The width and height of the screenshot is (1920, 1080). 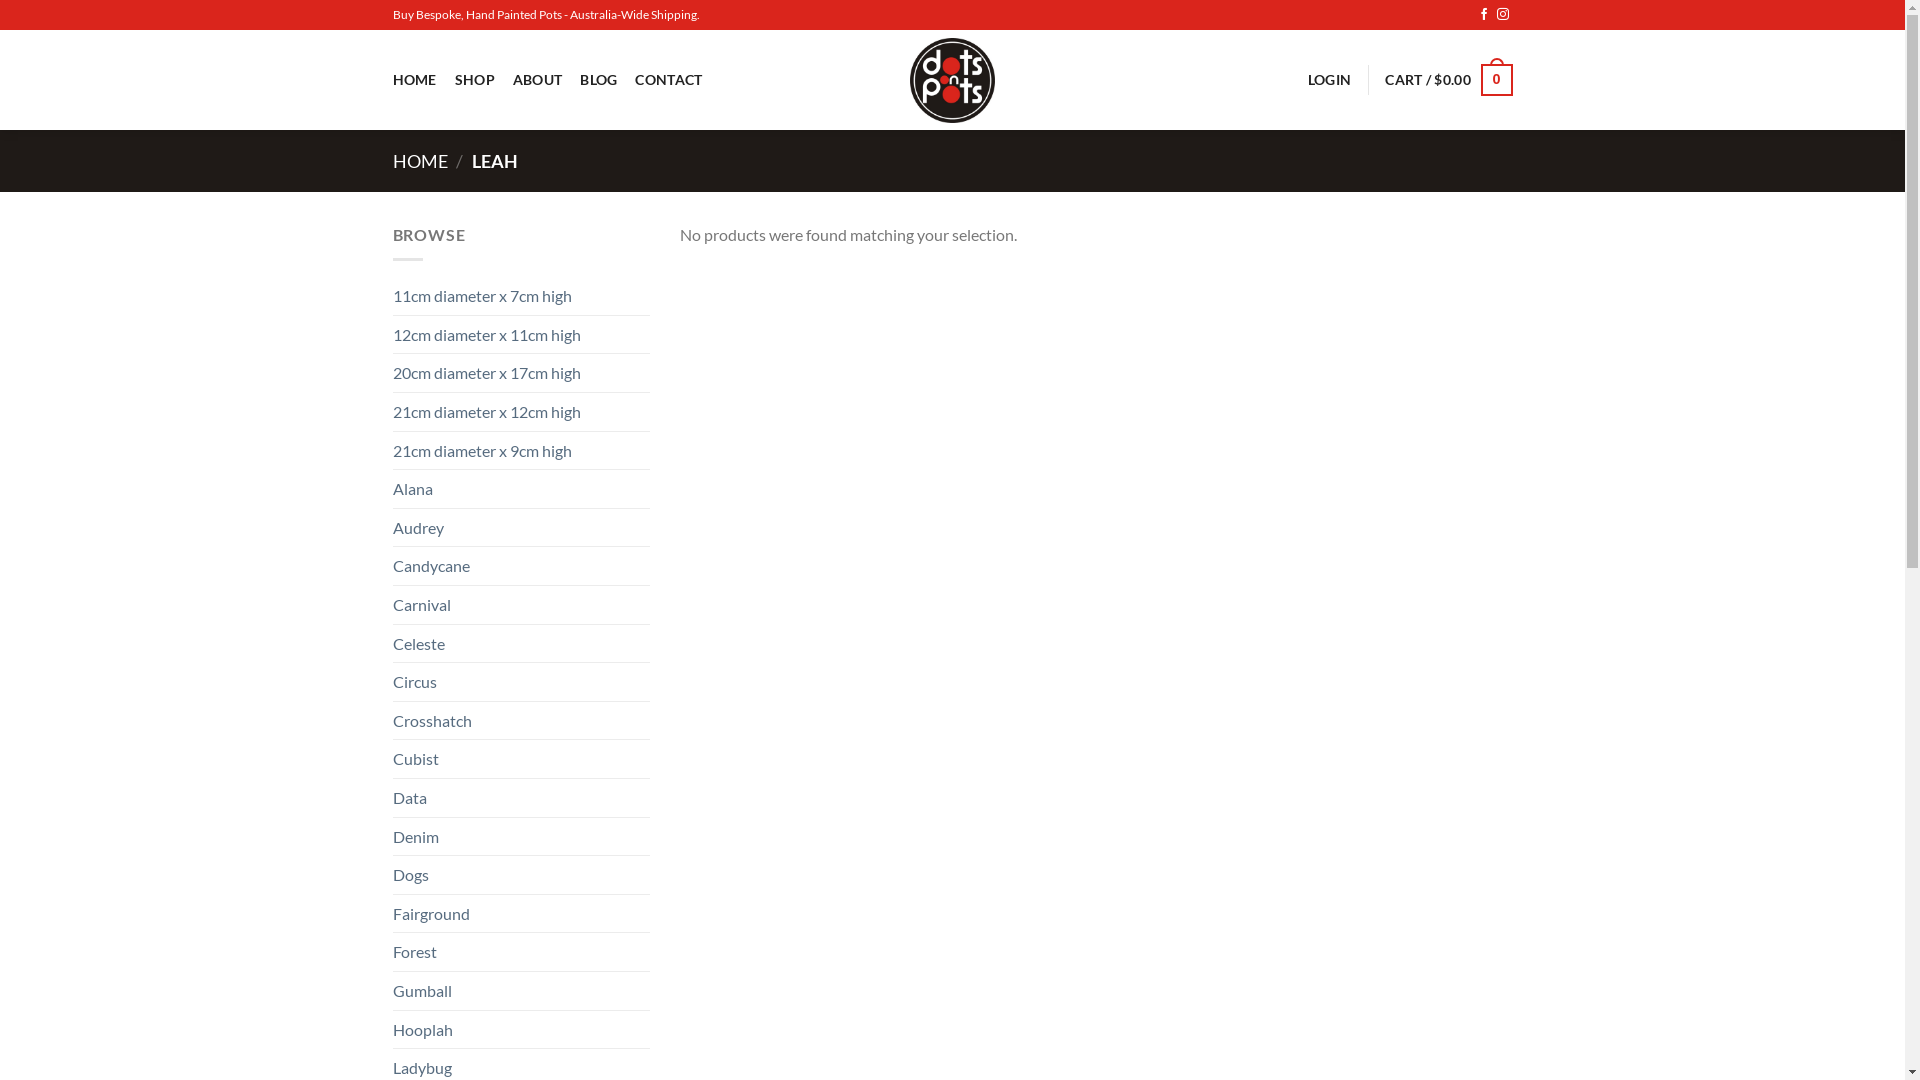 What do you see at coordinates (521, 681) in the screenshot?
I see `'Circus'` at bounding box center [521, 681].